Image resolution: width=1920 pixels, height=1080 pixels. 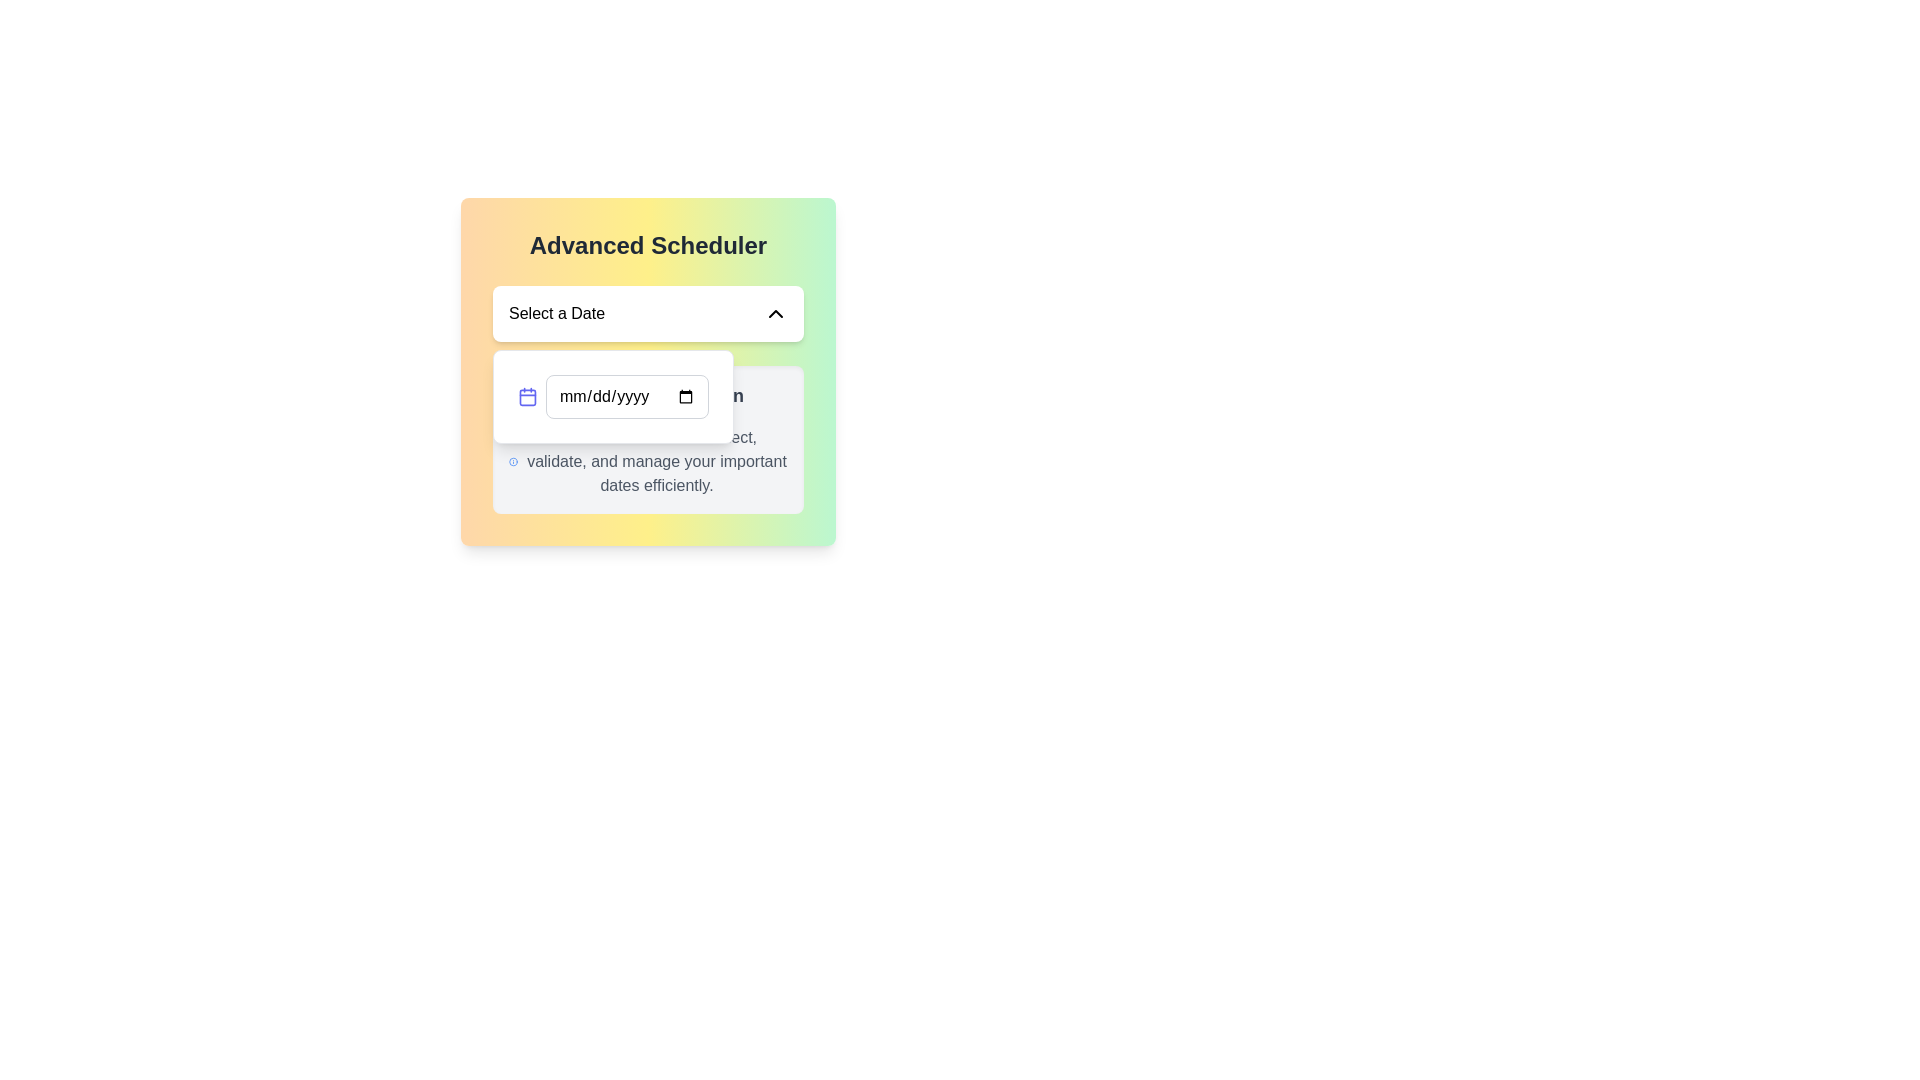 I want to click on the warning icon located on the leftmost side of the section, before the text 'Use this scheduler to select, validate, and manage your important dates efficiently.', so click(x=513, y=462).